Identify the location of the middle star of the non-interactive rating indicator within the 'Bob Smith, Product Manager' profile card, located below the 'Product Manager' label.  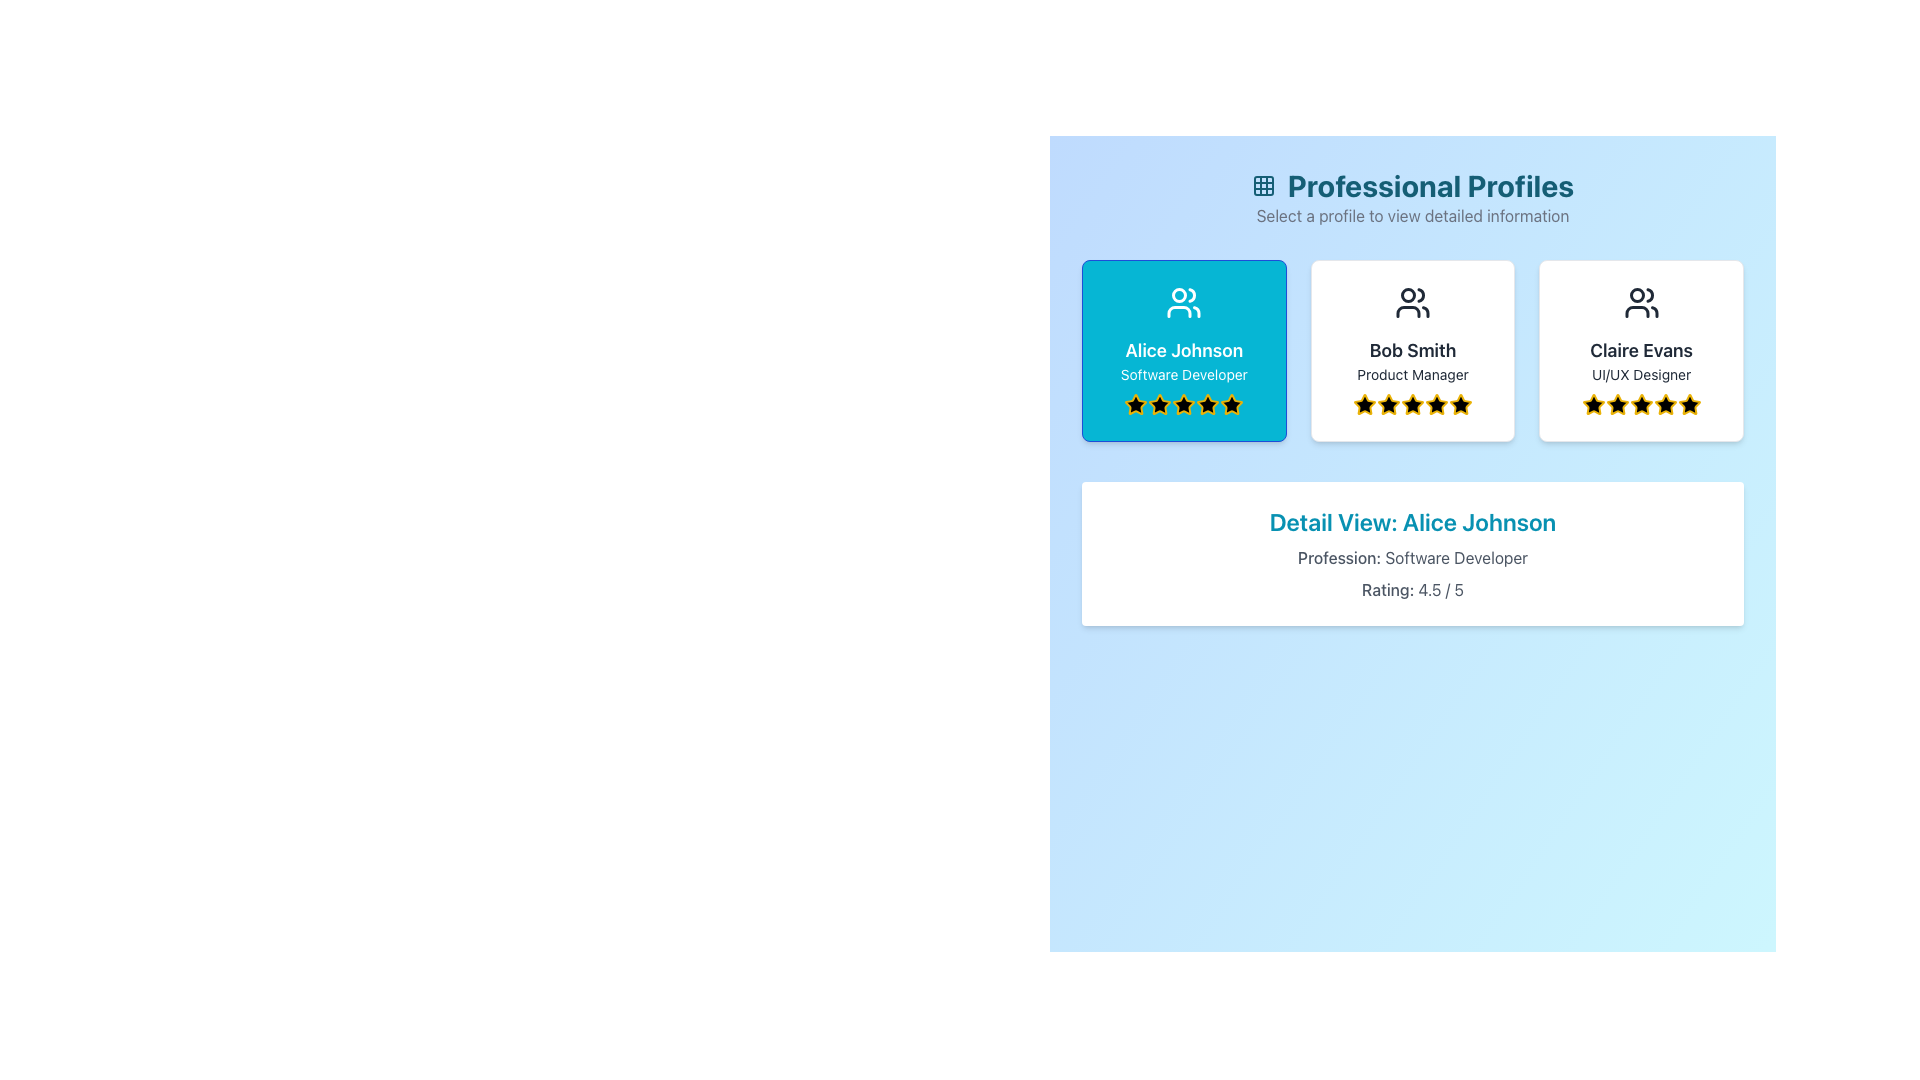
(1411, 405).